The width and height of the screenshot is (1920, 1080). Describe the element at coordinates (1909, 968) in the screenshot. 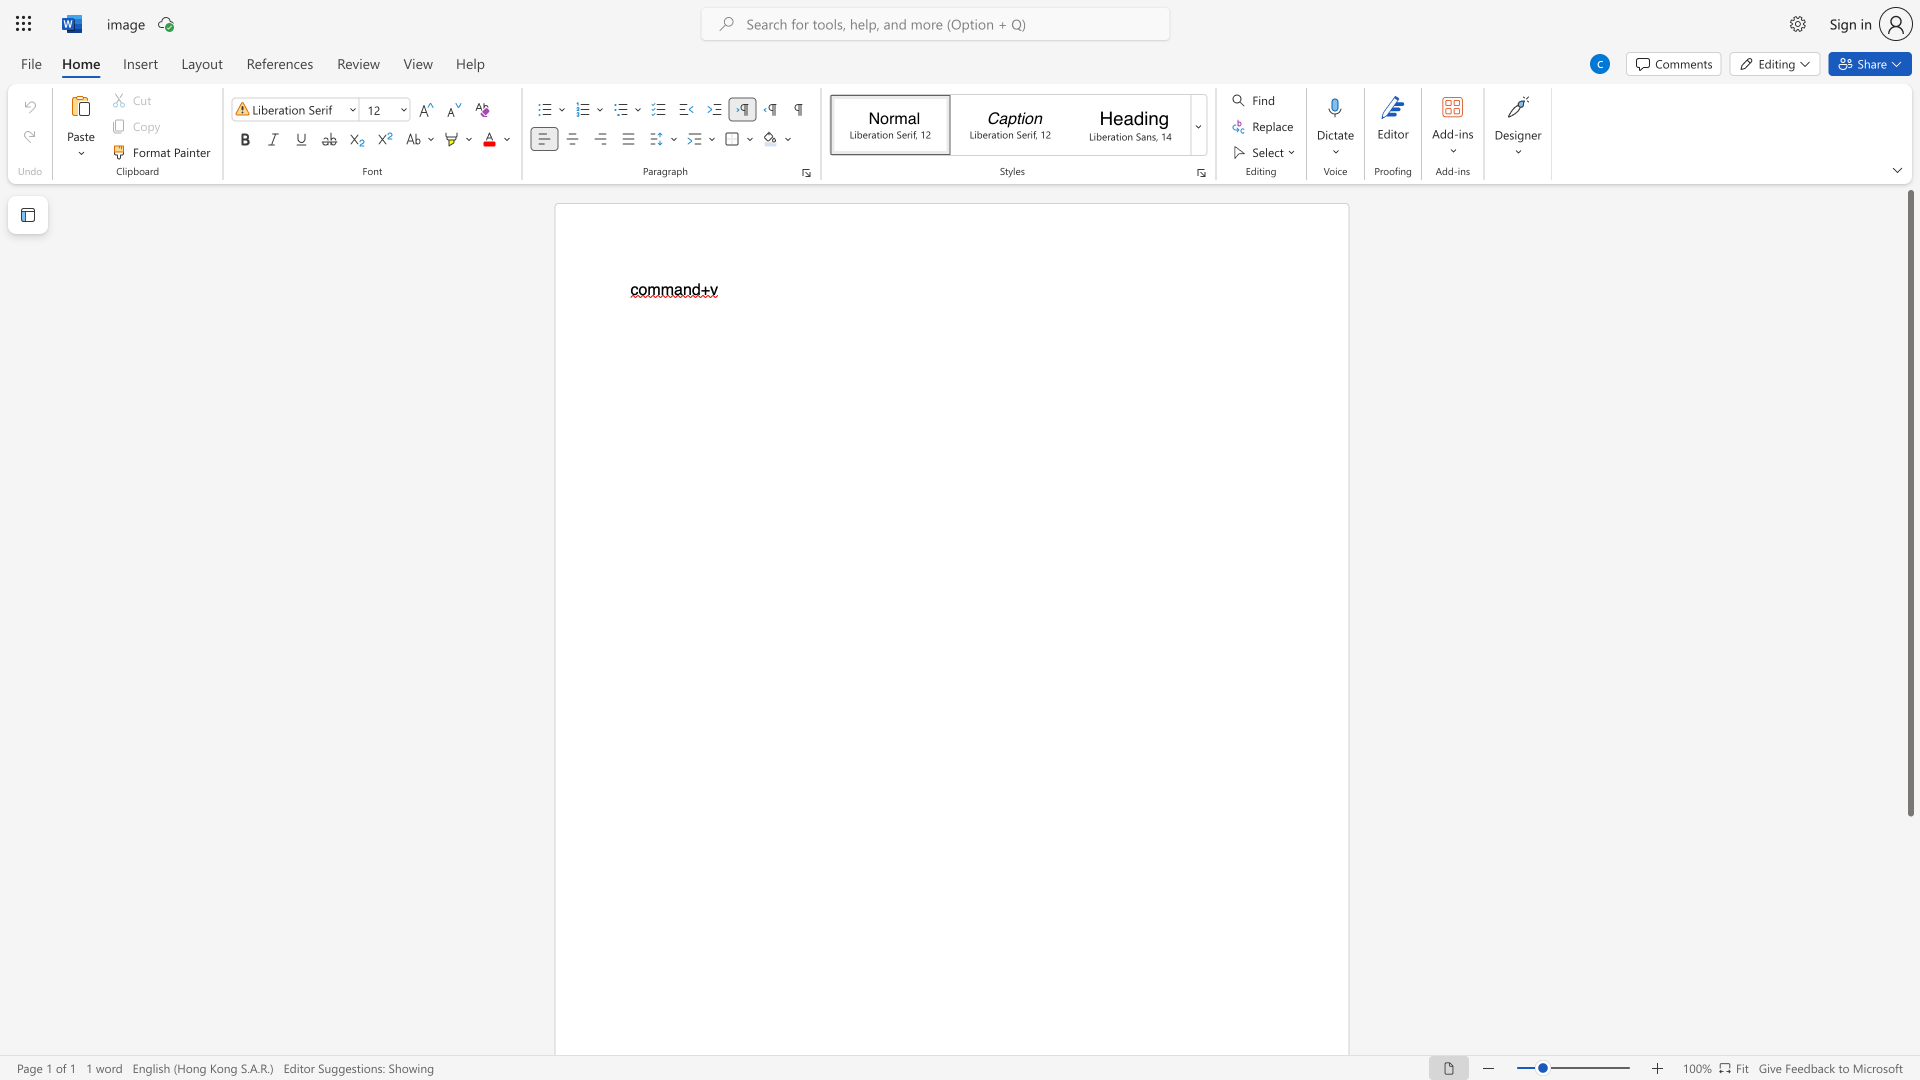

I see `the vertical scrollbar to lower the page content` at that location.